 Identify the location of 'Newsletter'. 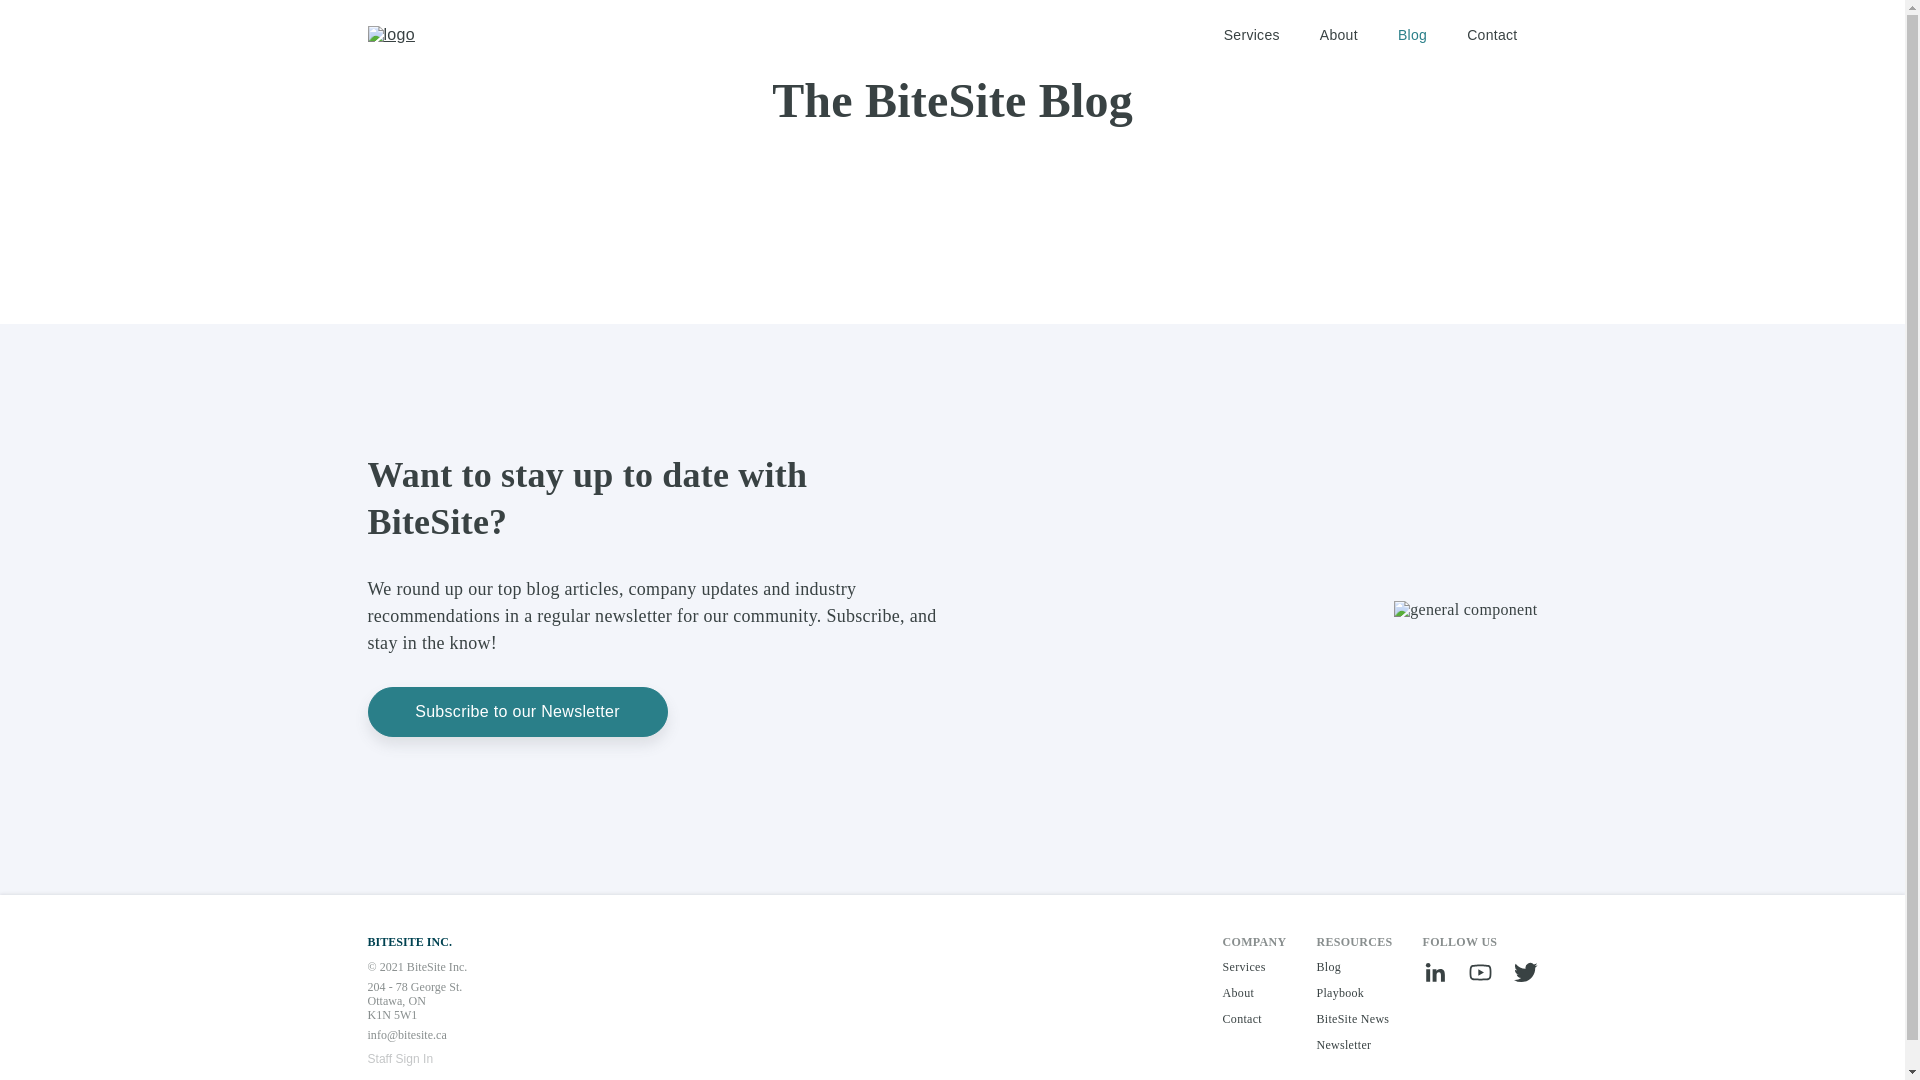
(1353, 1044).